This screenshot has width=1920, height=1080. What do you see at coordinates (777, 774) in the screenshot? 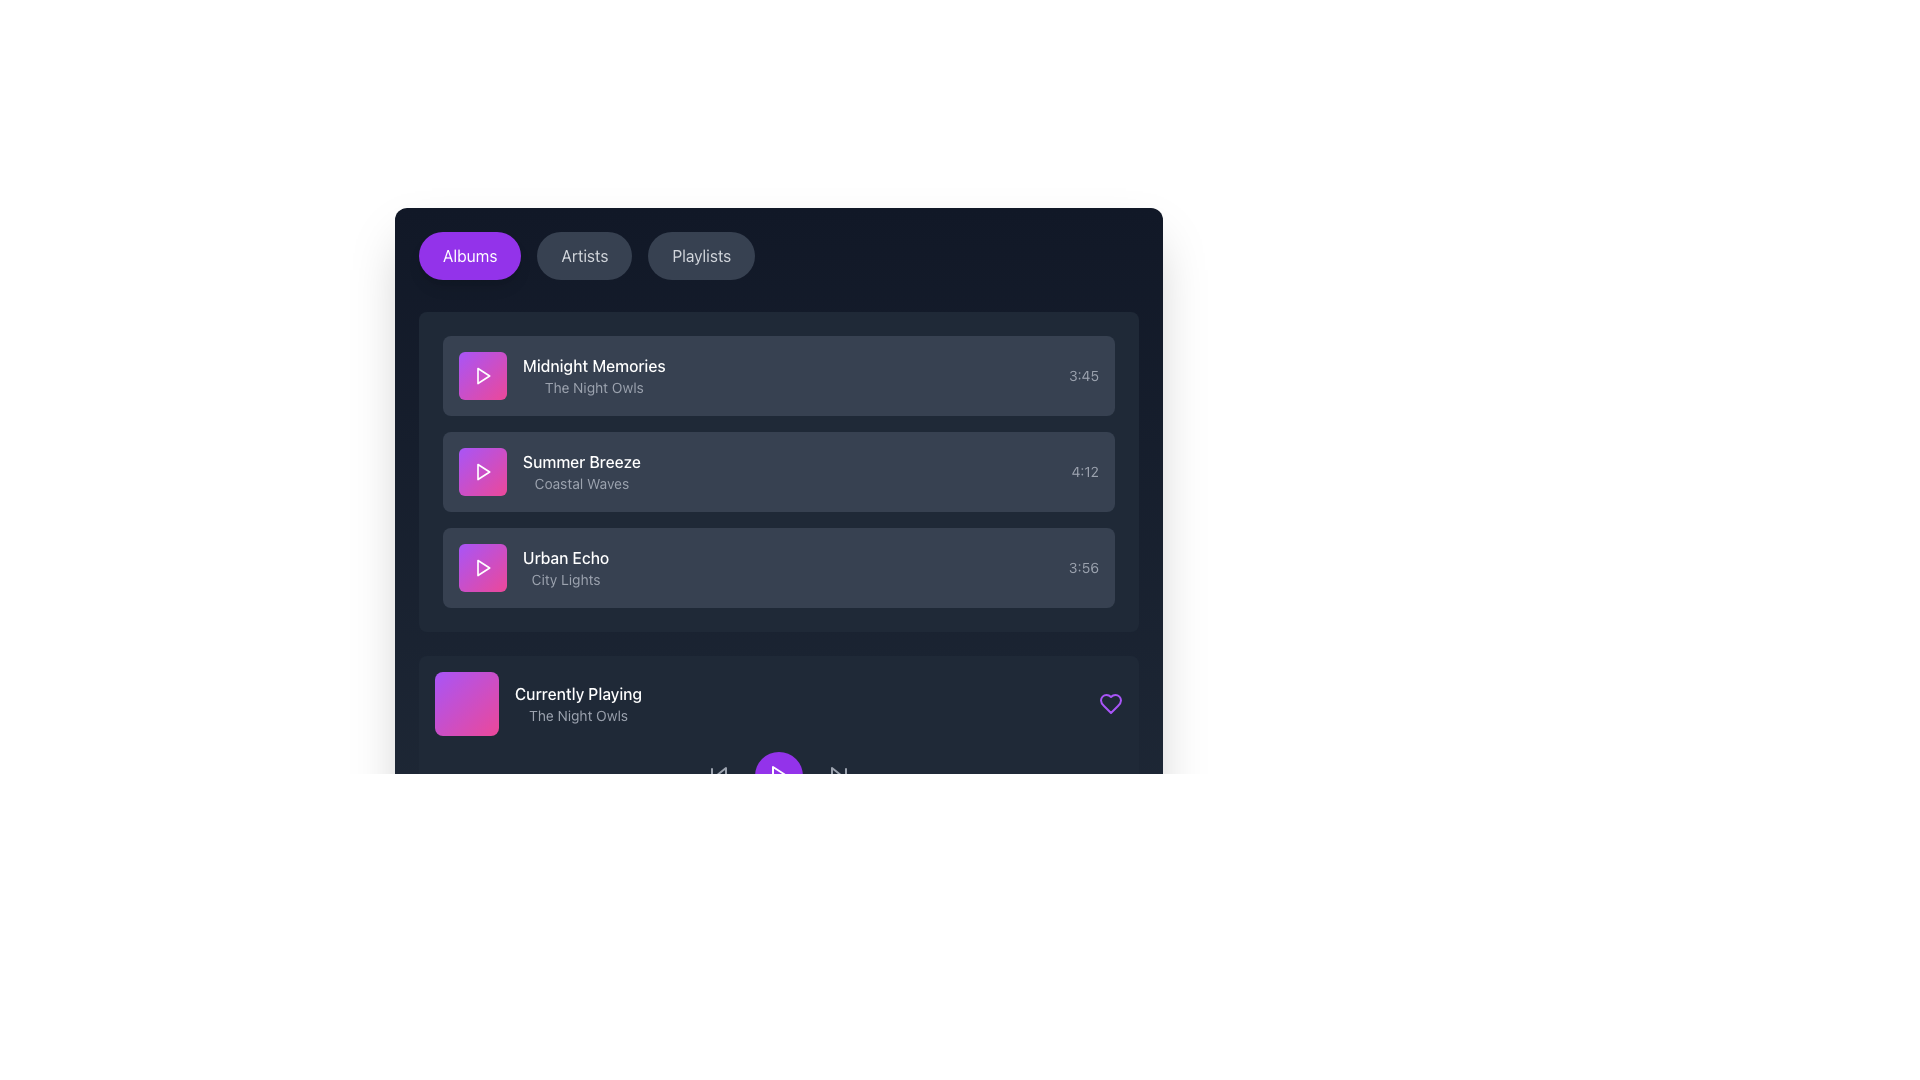
I see `the triangular 'Play' button with white strokes on a purple circular background located at the bottom central part of the interface` at bounding box center [777, 774].